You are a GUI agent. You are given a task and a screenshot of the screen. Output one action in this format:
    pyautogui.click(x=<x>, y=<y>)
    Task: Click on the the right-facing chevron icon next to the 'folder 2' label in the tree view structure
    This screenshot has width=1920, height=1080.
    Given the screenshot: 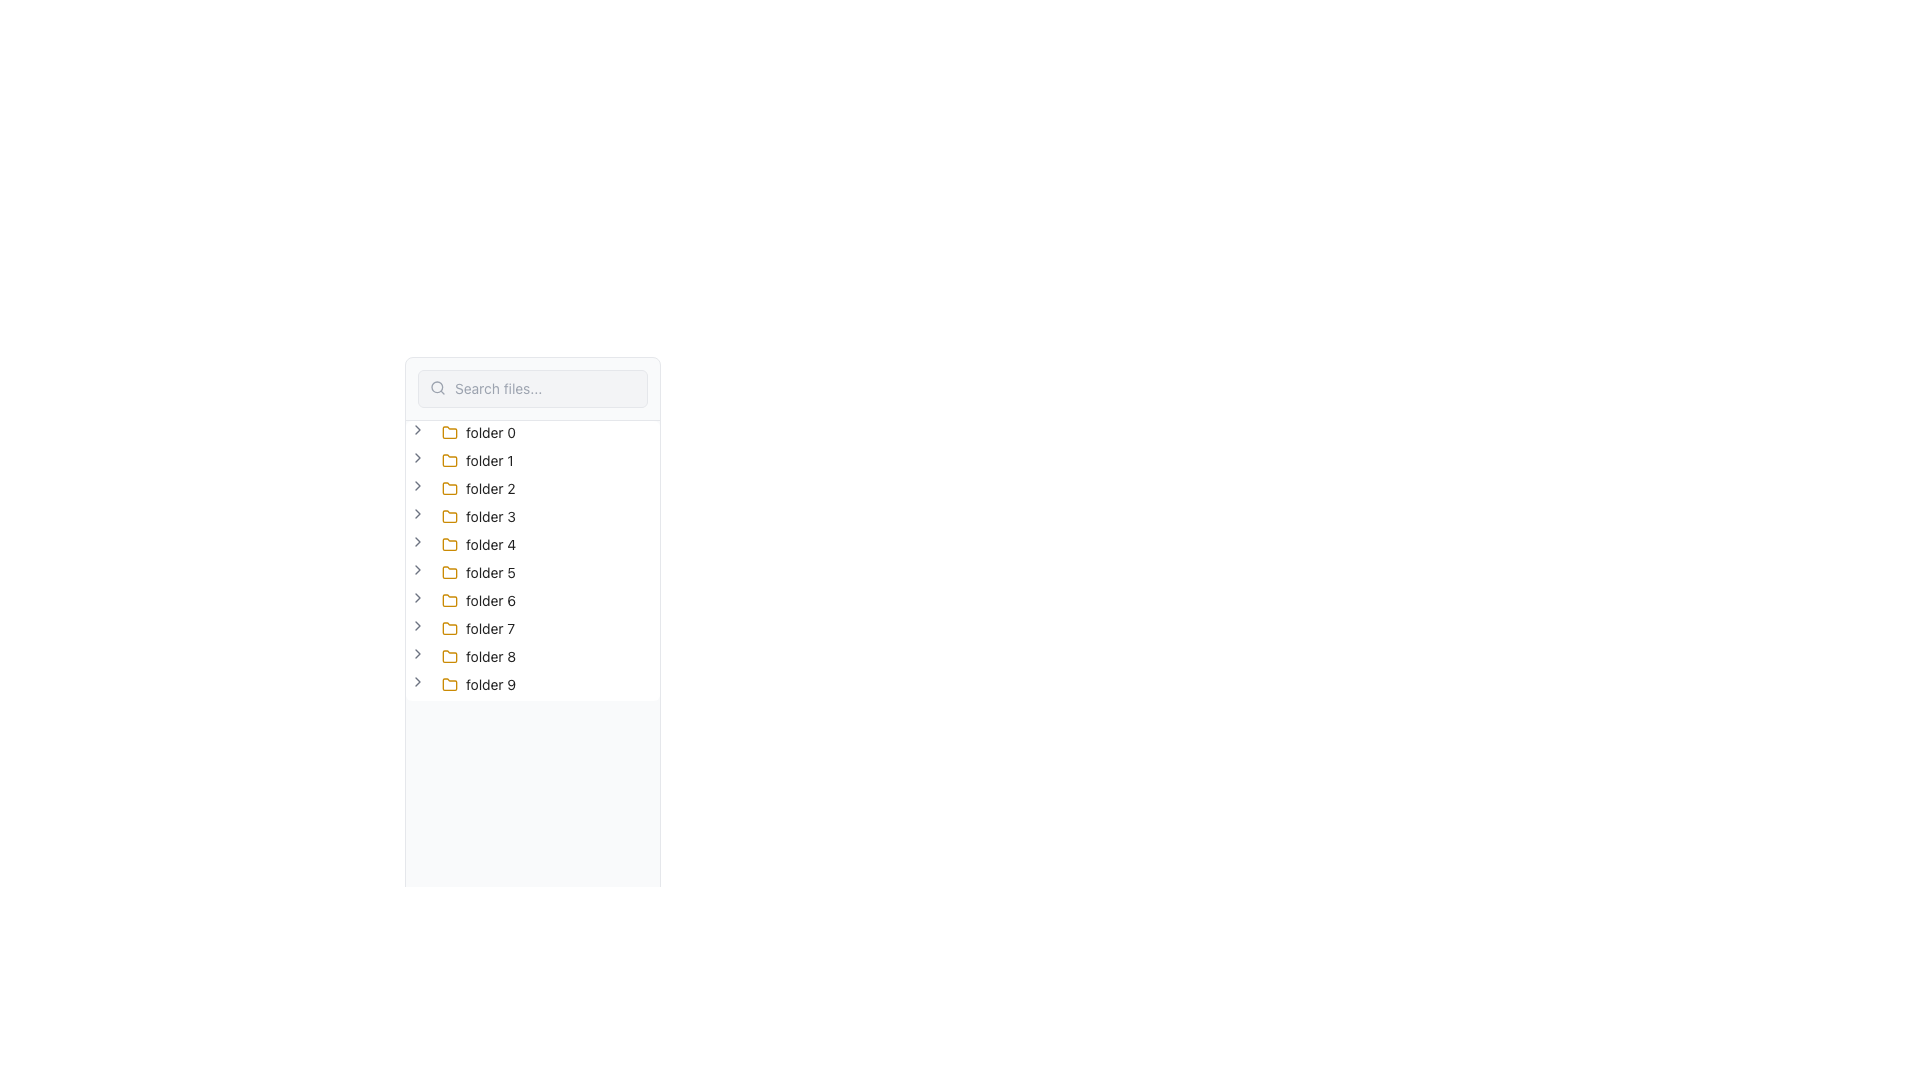 What is the action you would take?
    pyautogui.click(x=416, y=486)
    